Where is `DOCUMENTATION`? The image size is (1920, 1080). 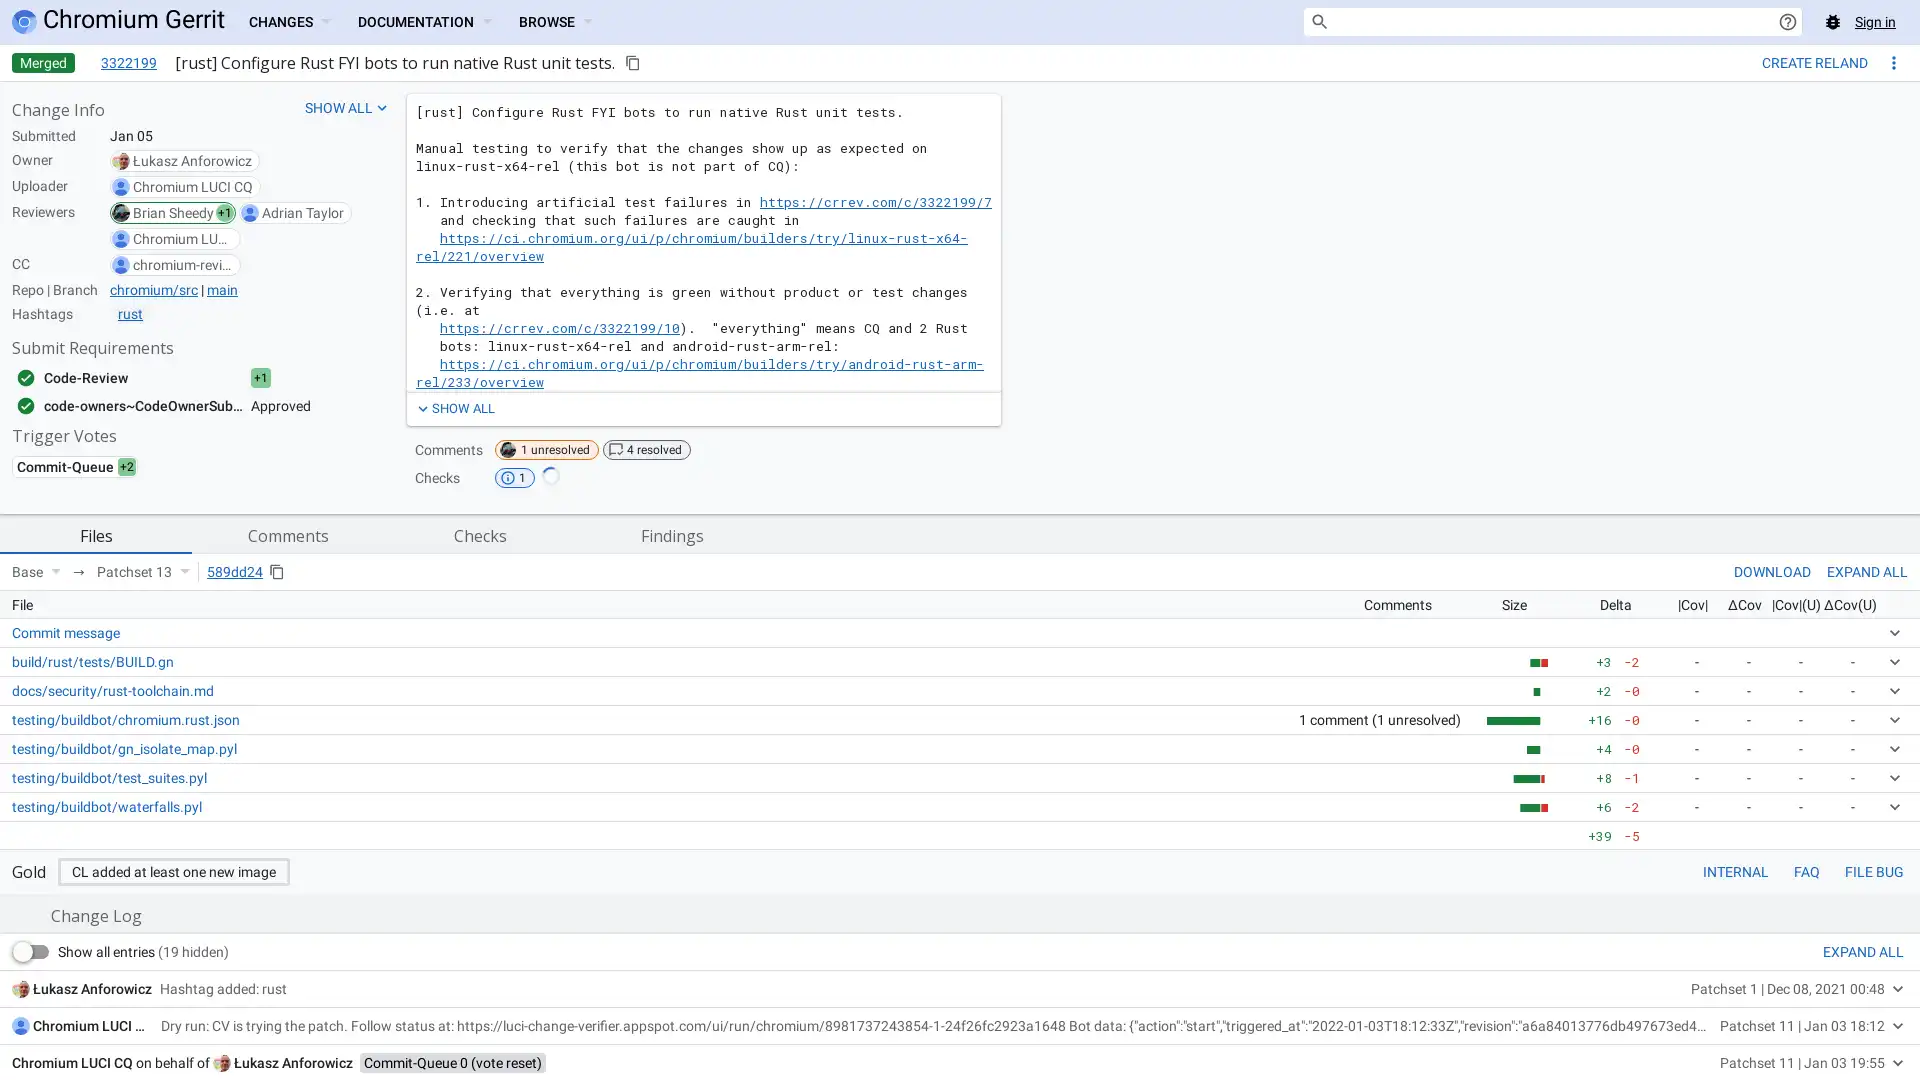
DOCUMENTATION is located at coordinates (422, 22).